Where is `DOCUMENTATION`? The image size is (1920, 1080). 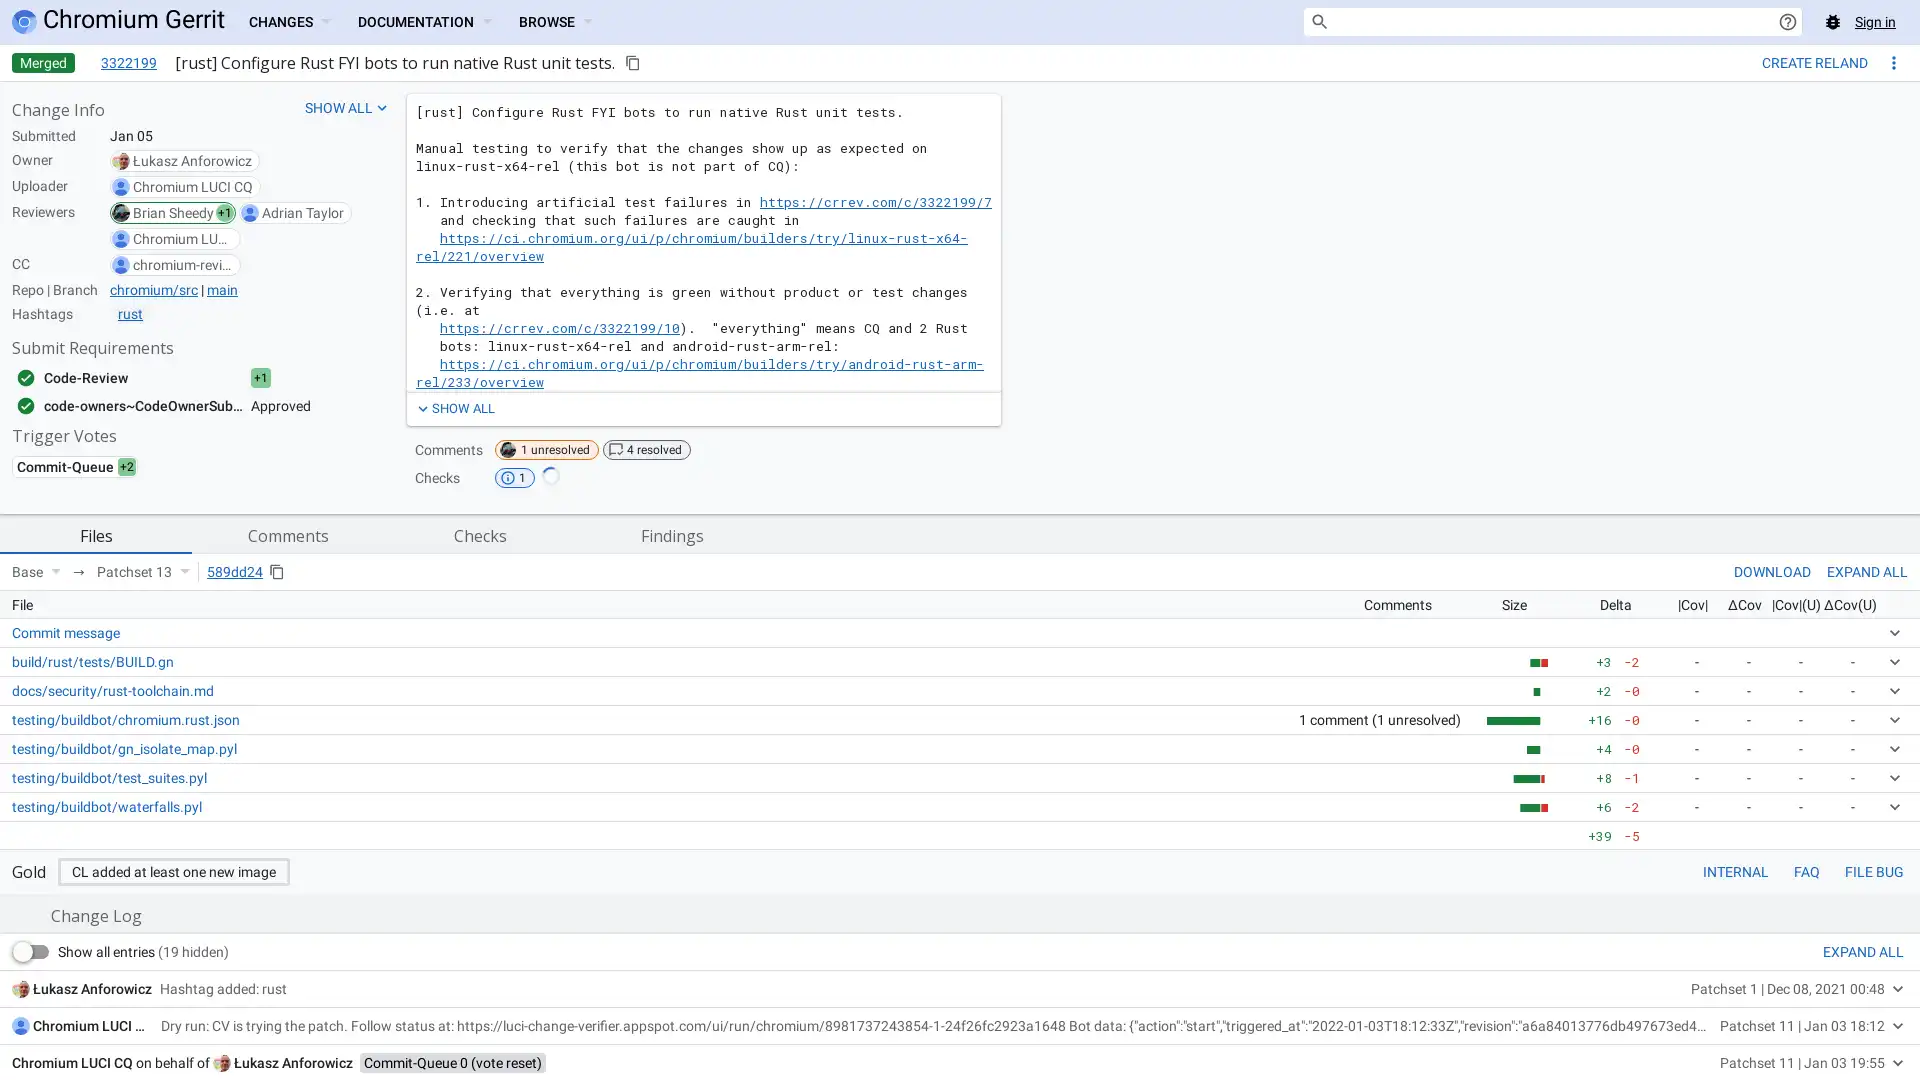
DOCUMENTATION is located at coordinates (422, 22).